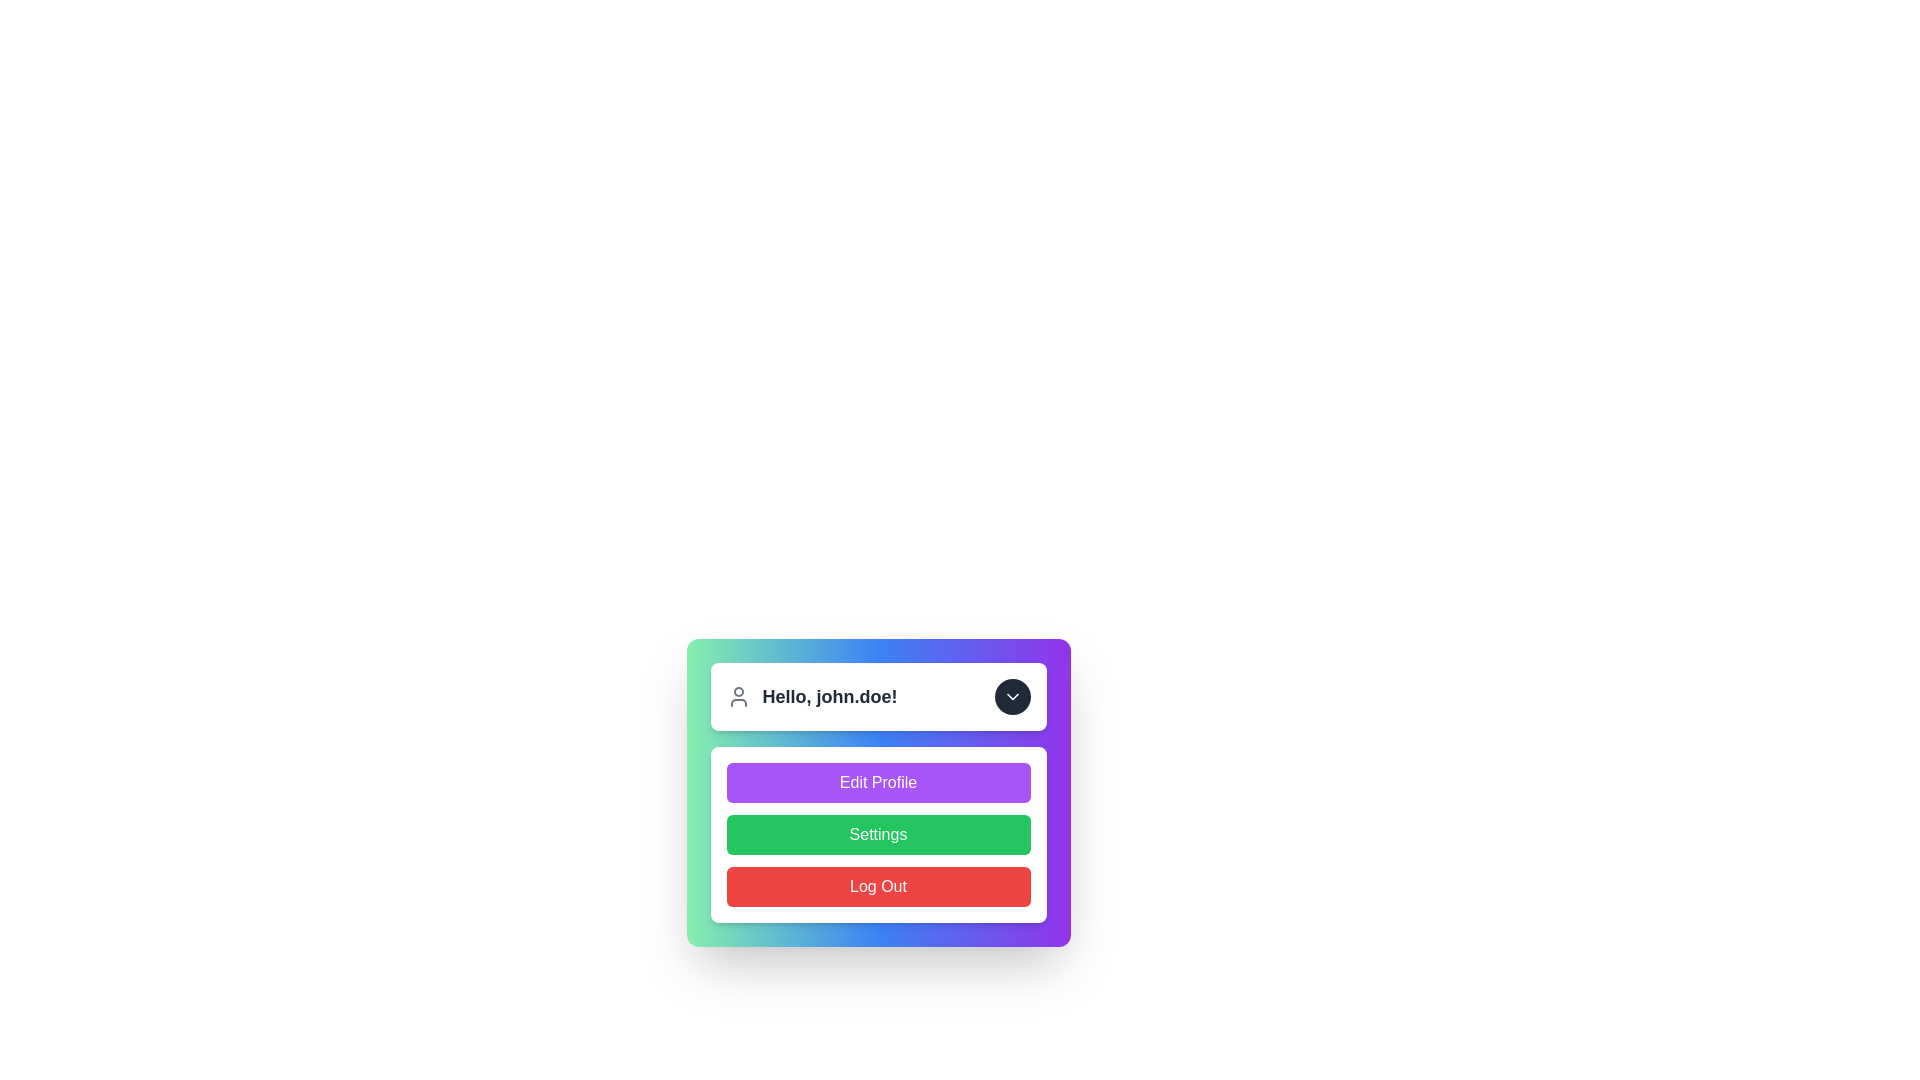 This screenshot has height=1080, width=1920. I want to click on the downward-pointing chevron icon within the circular button located at the top right corner of the user menu, so click(1012, 696).